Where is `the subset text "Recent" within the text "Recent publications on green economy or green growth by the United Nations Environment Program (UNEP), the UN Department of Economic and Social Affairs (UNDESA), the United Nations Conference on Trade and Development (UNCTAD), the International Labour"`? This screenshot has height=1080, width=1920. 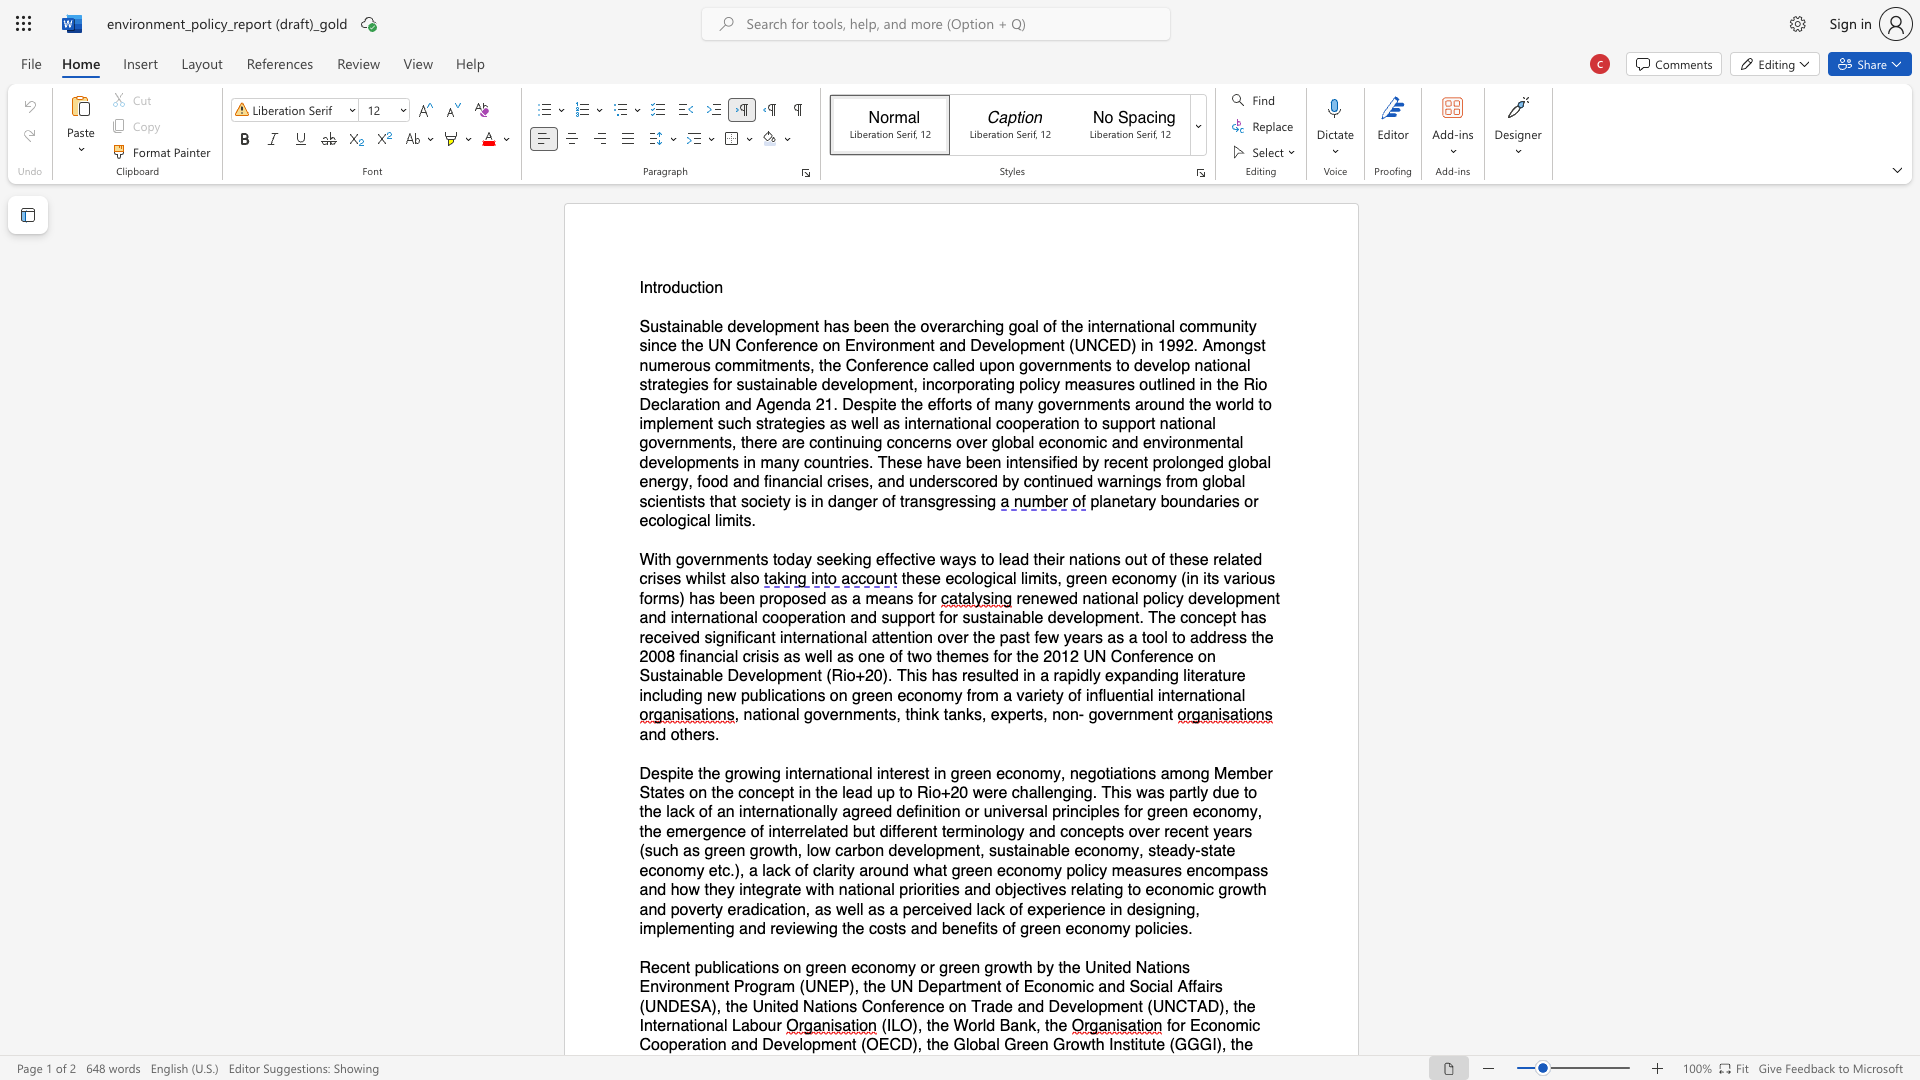 the subset text "Recent" within the text "Recent publications on green economy or green growth by the United Nations Environment Program (UNEP), the UN Department of Economic and Social Affairs (UNDESA), the United Nations Conference on Trade and Development (UNCTAD), the International Labour" is located at coordinates (638, 966).